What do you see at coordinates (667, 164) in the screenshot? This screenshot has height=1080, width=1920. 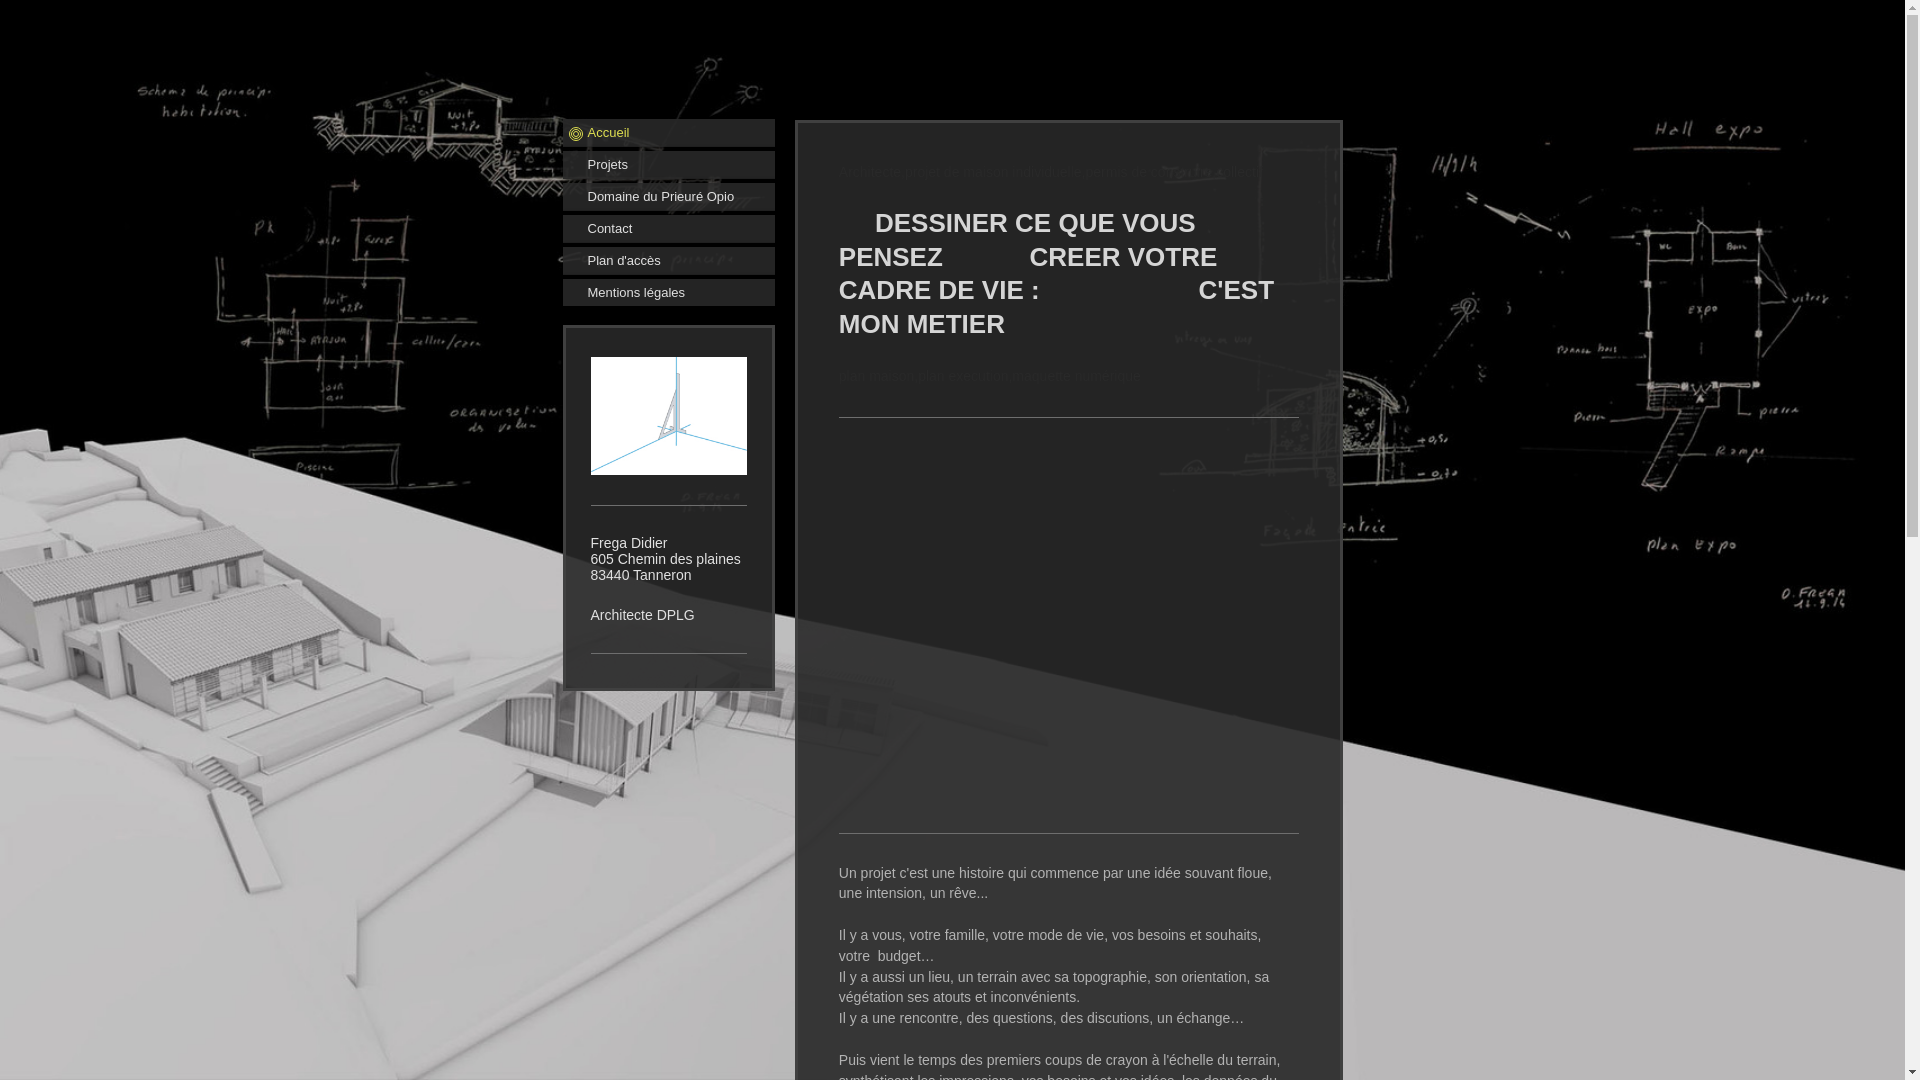 I see `'Projets'` at bounding box center [667, 164].